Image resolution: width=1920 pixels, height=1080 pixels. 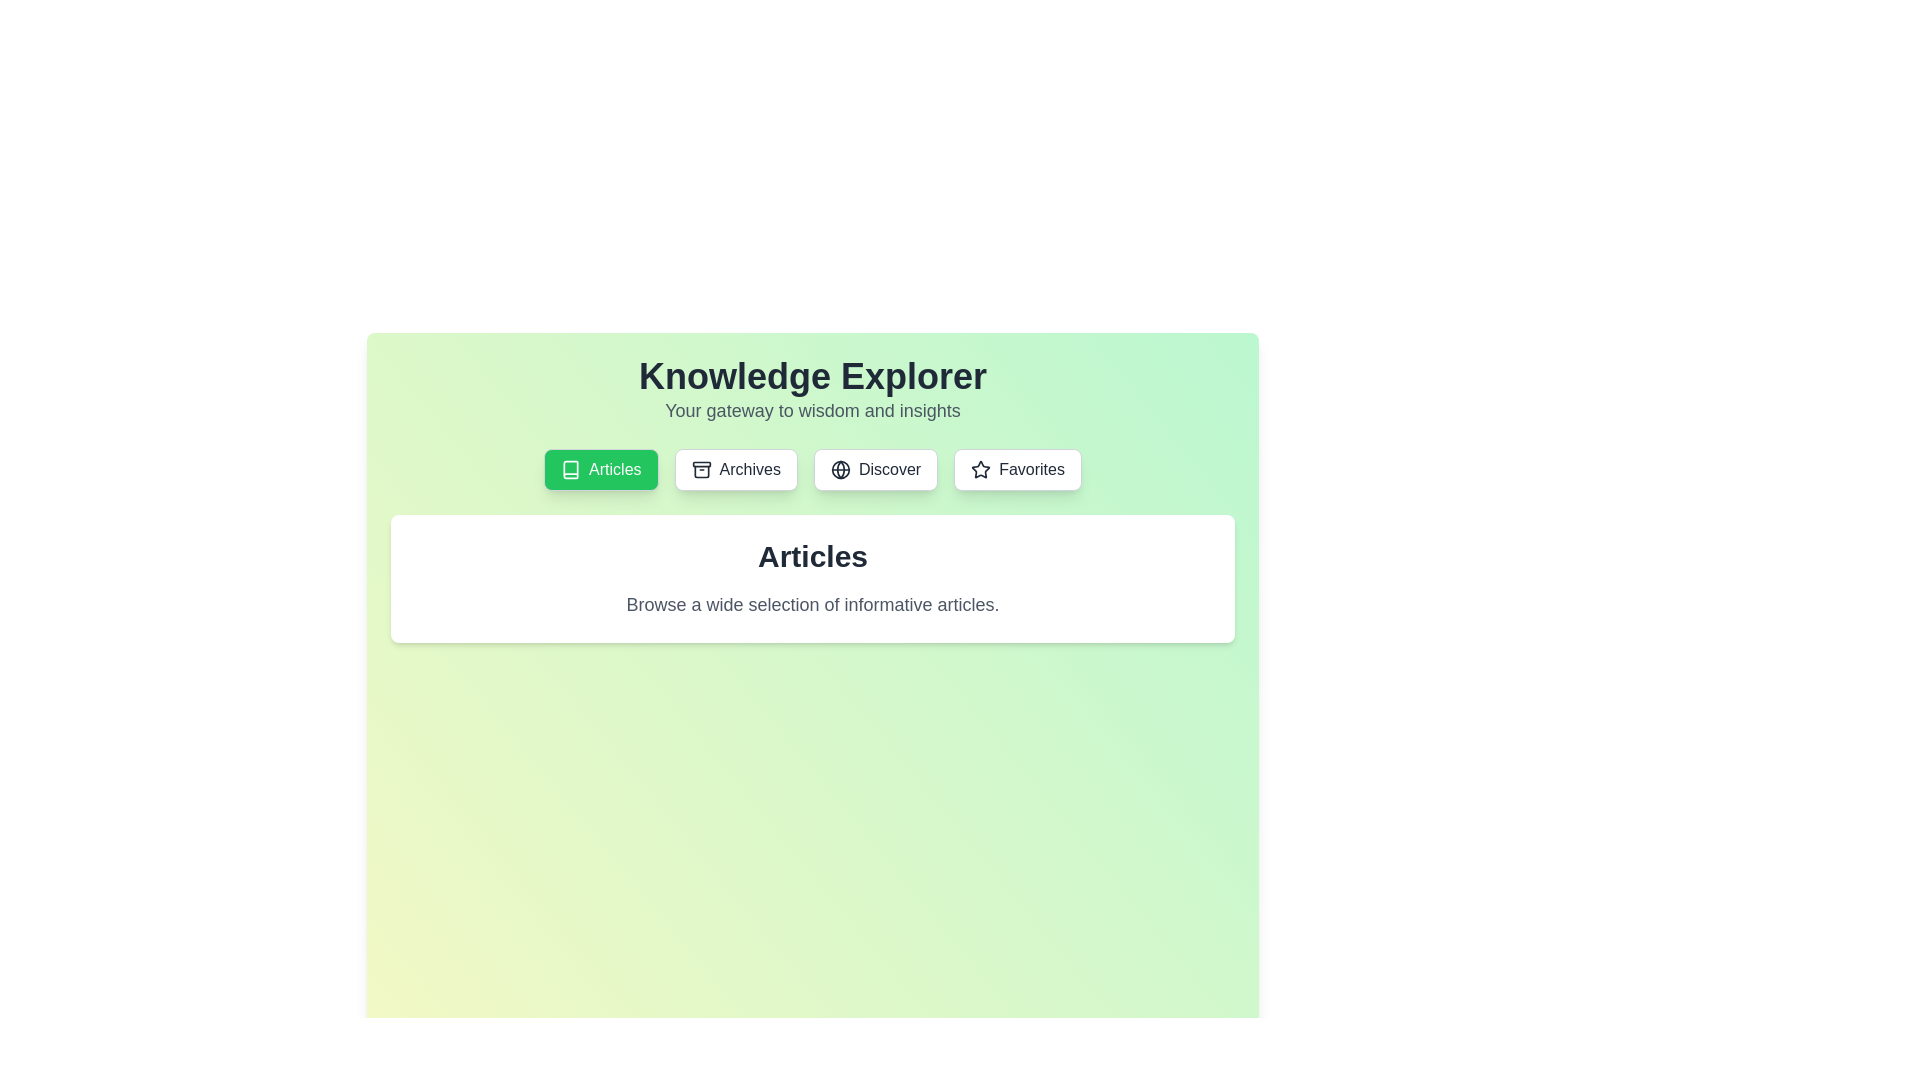 What do you see at coordinates (1017, 470) in the screenshot?
I see `the tab labeled Favorites` at bounding box center [1017, 470].